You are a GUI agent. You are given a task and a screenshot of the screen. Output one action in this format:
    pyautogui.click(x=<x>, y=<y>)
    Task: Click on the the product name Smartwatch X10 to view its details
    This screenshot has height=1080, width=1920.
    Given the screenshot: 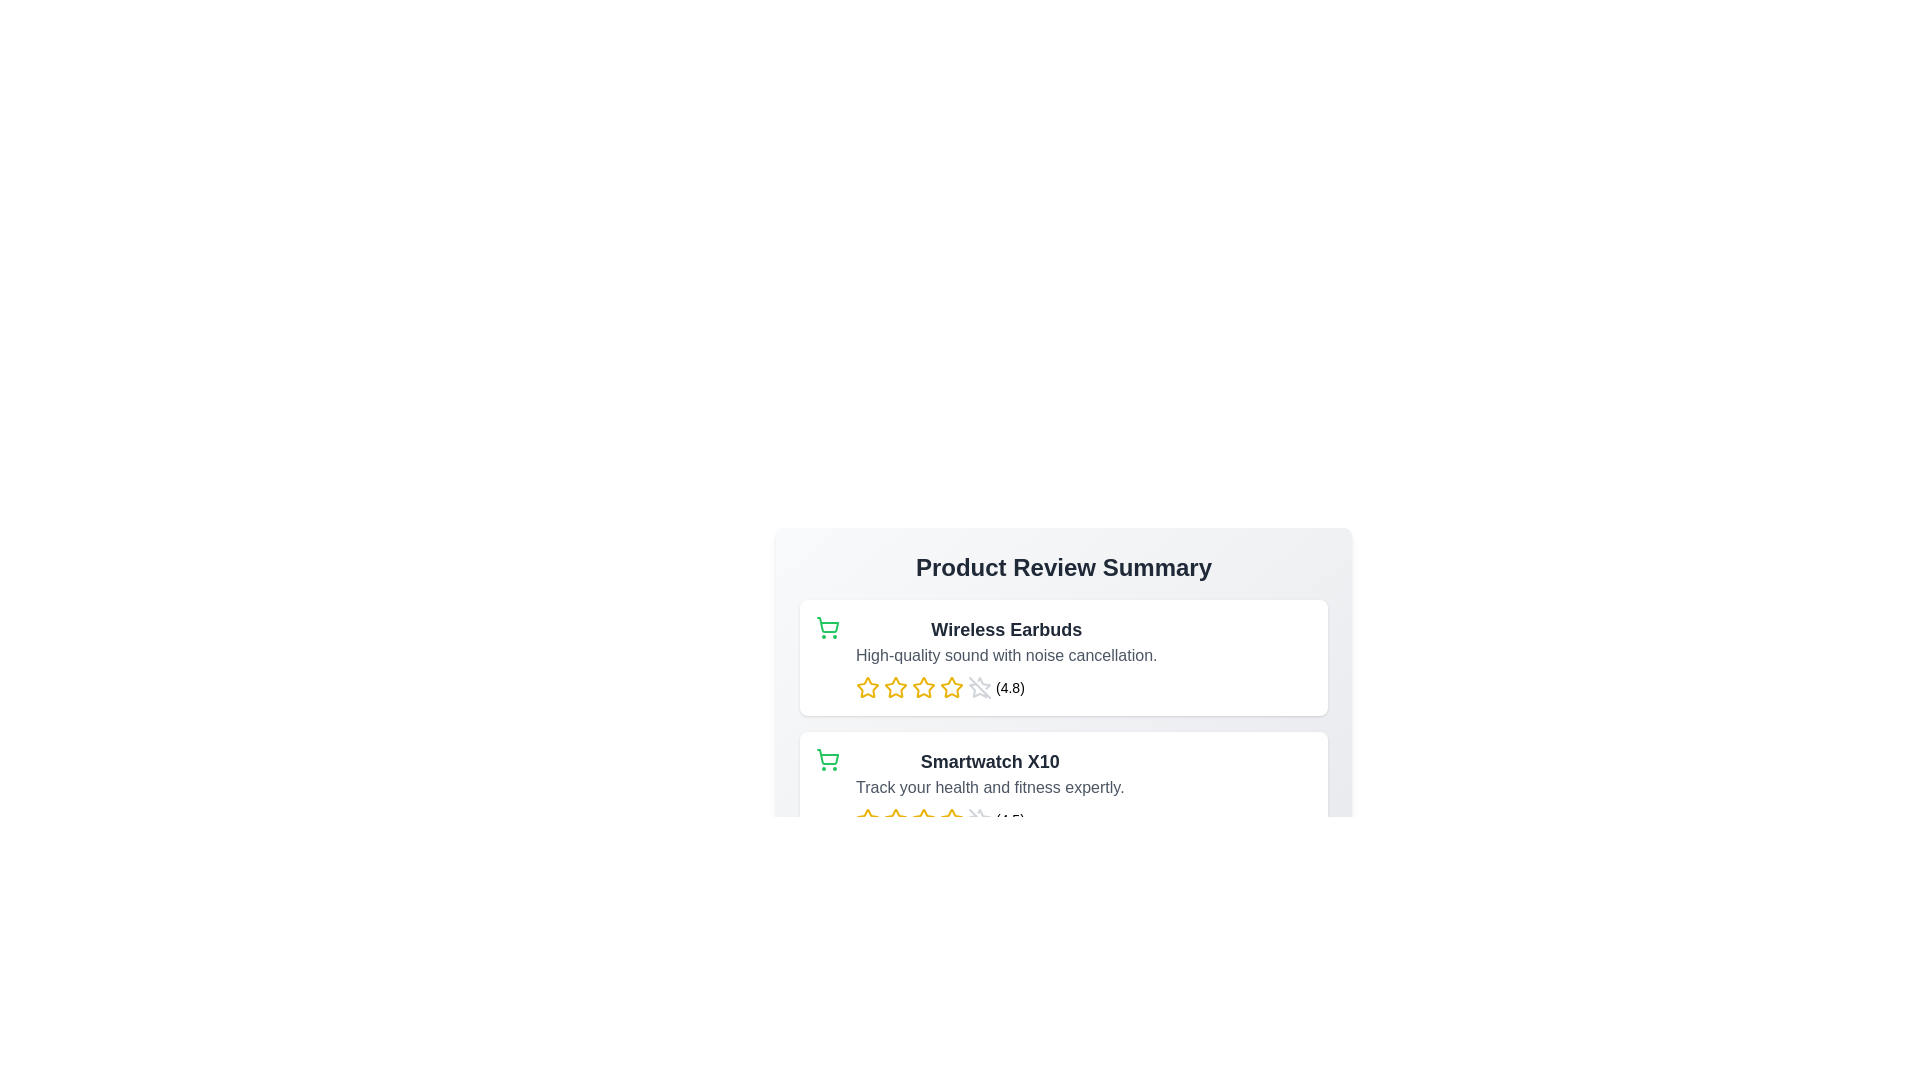 What is the action you would take?
    pyautogui.click(x=990, y=762)
    